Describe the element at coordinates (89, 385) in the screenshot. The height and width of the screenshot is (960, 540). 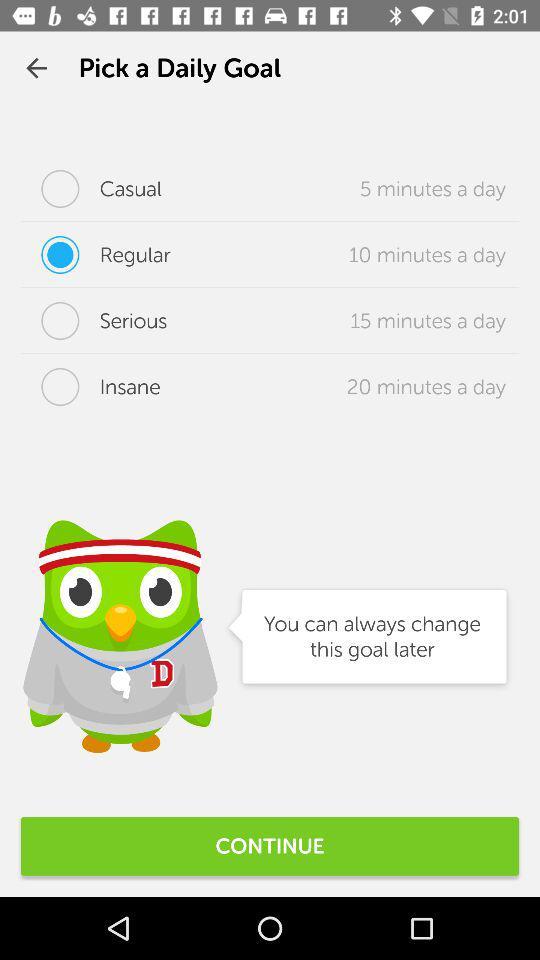
I see `insane icon` at that location.